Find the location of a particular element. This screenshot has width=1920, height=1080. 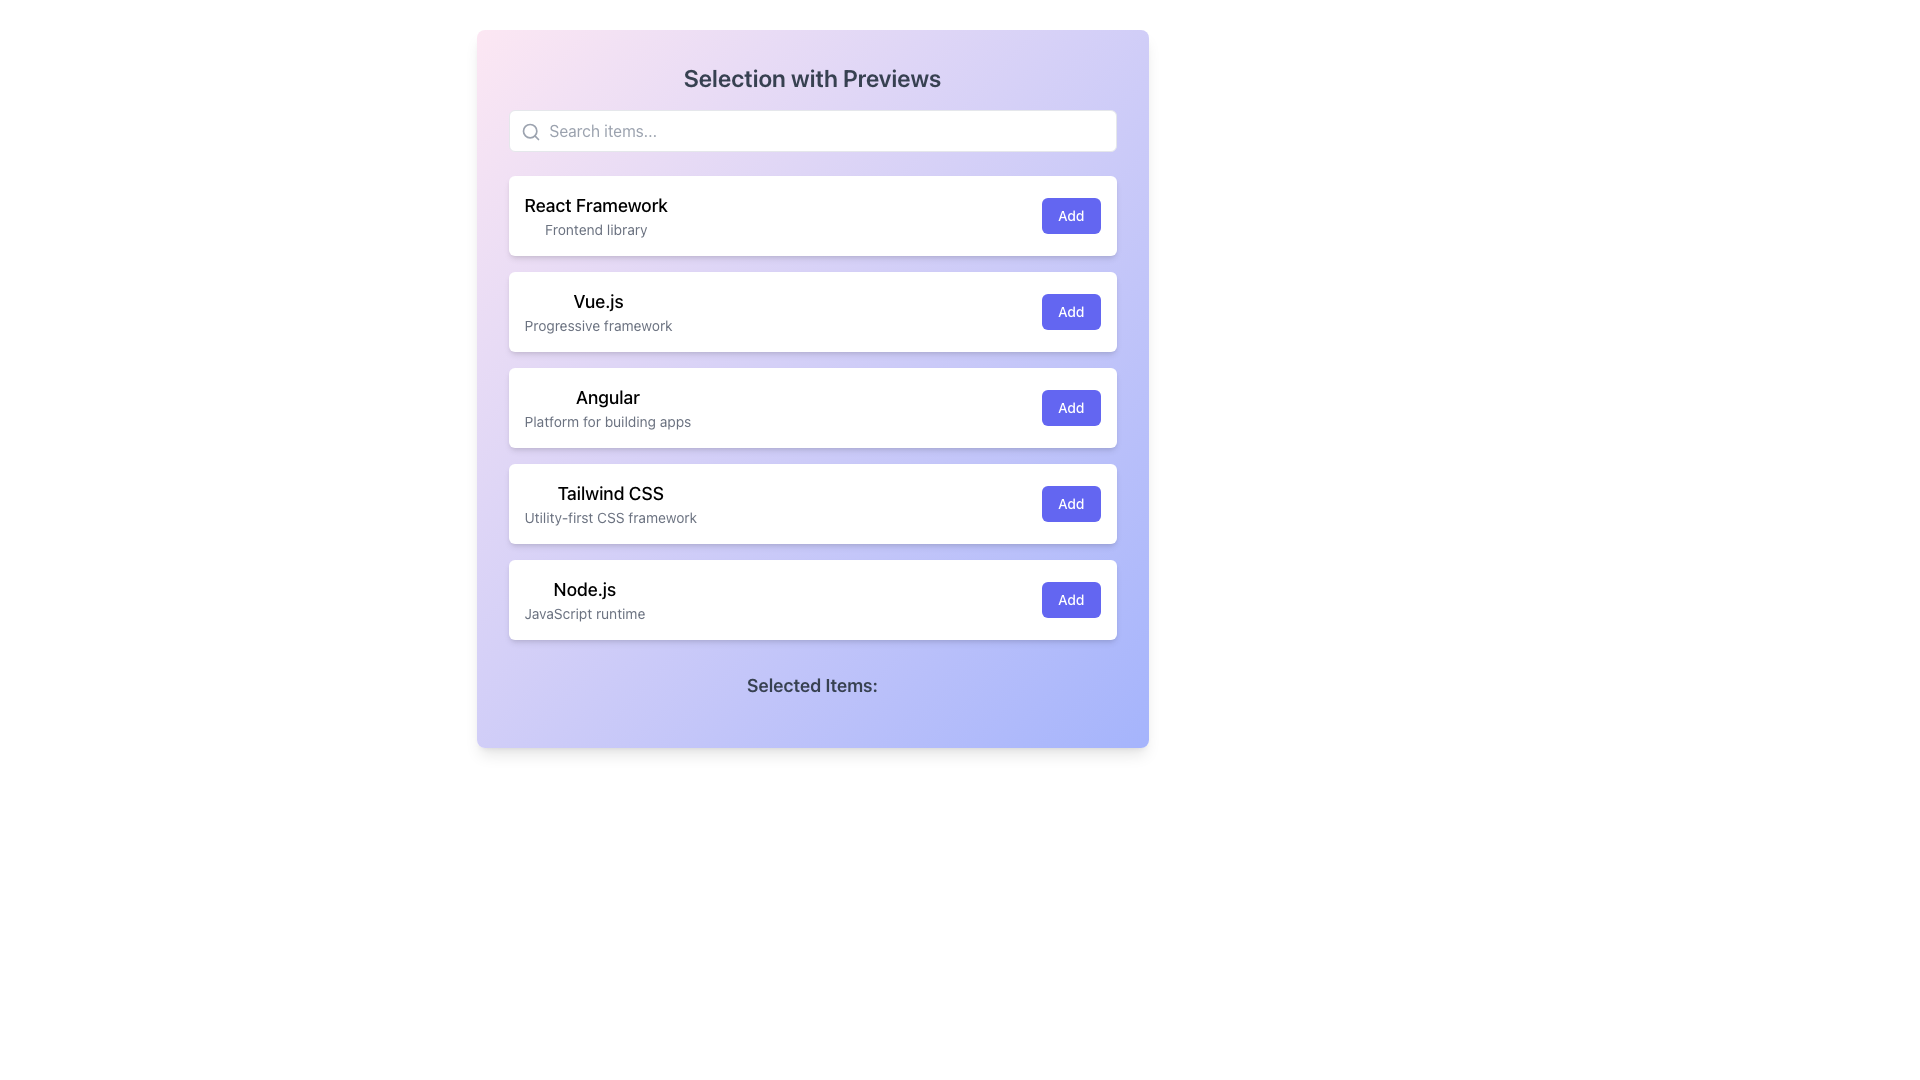

the informational listing for the Vue.js framework, which is styled as a text grouping within a card layout and is located in the second row beneath 'React Framework' and above 'Angular' is located at coordinates (597, 312).